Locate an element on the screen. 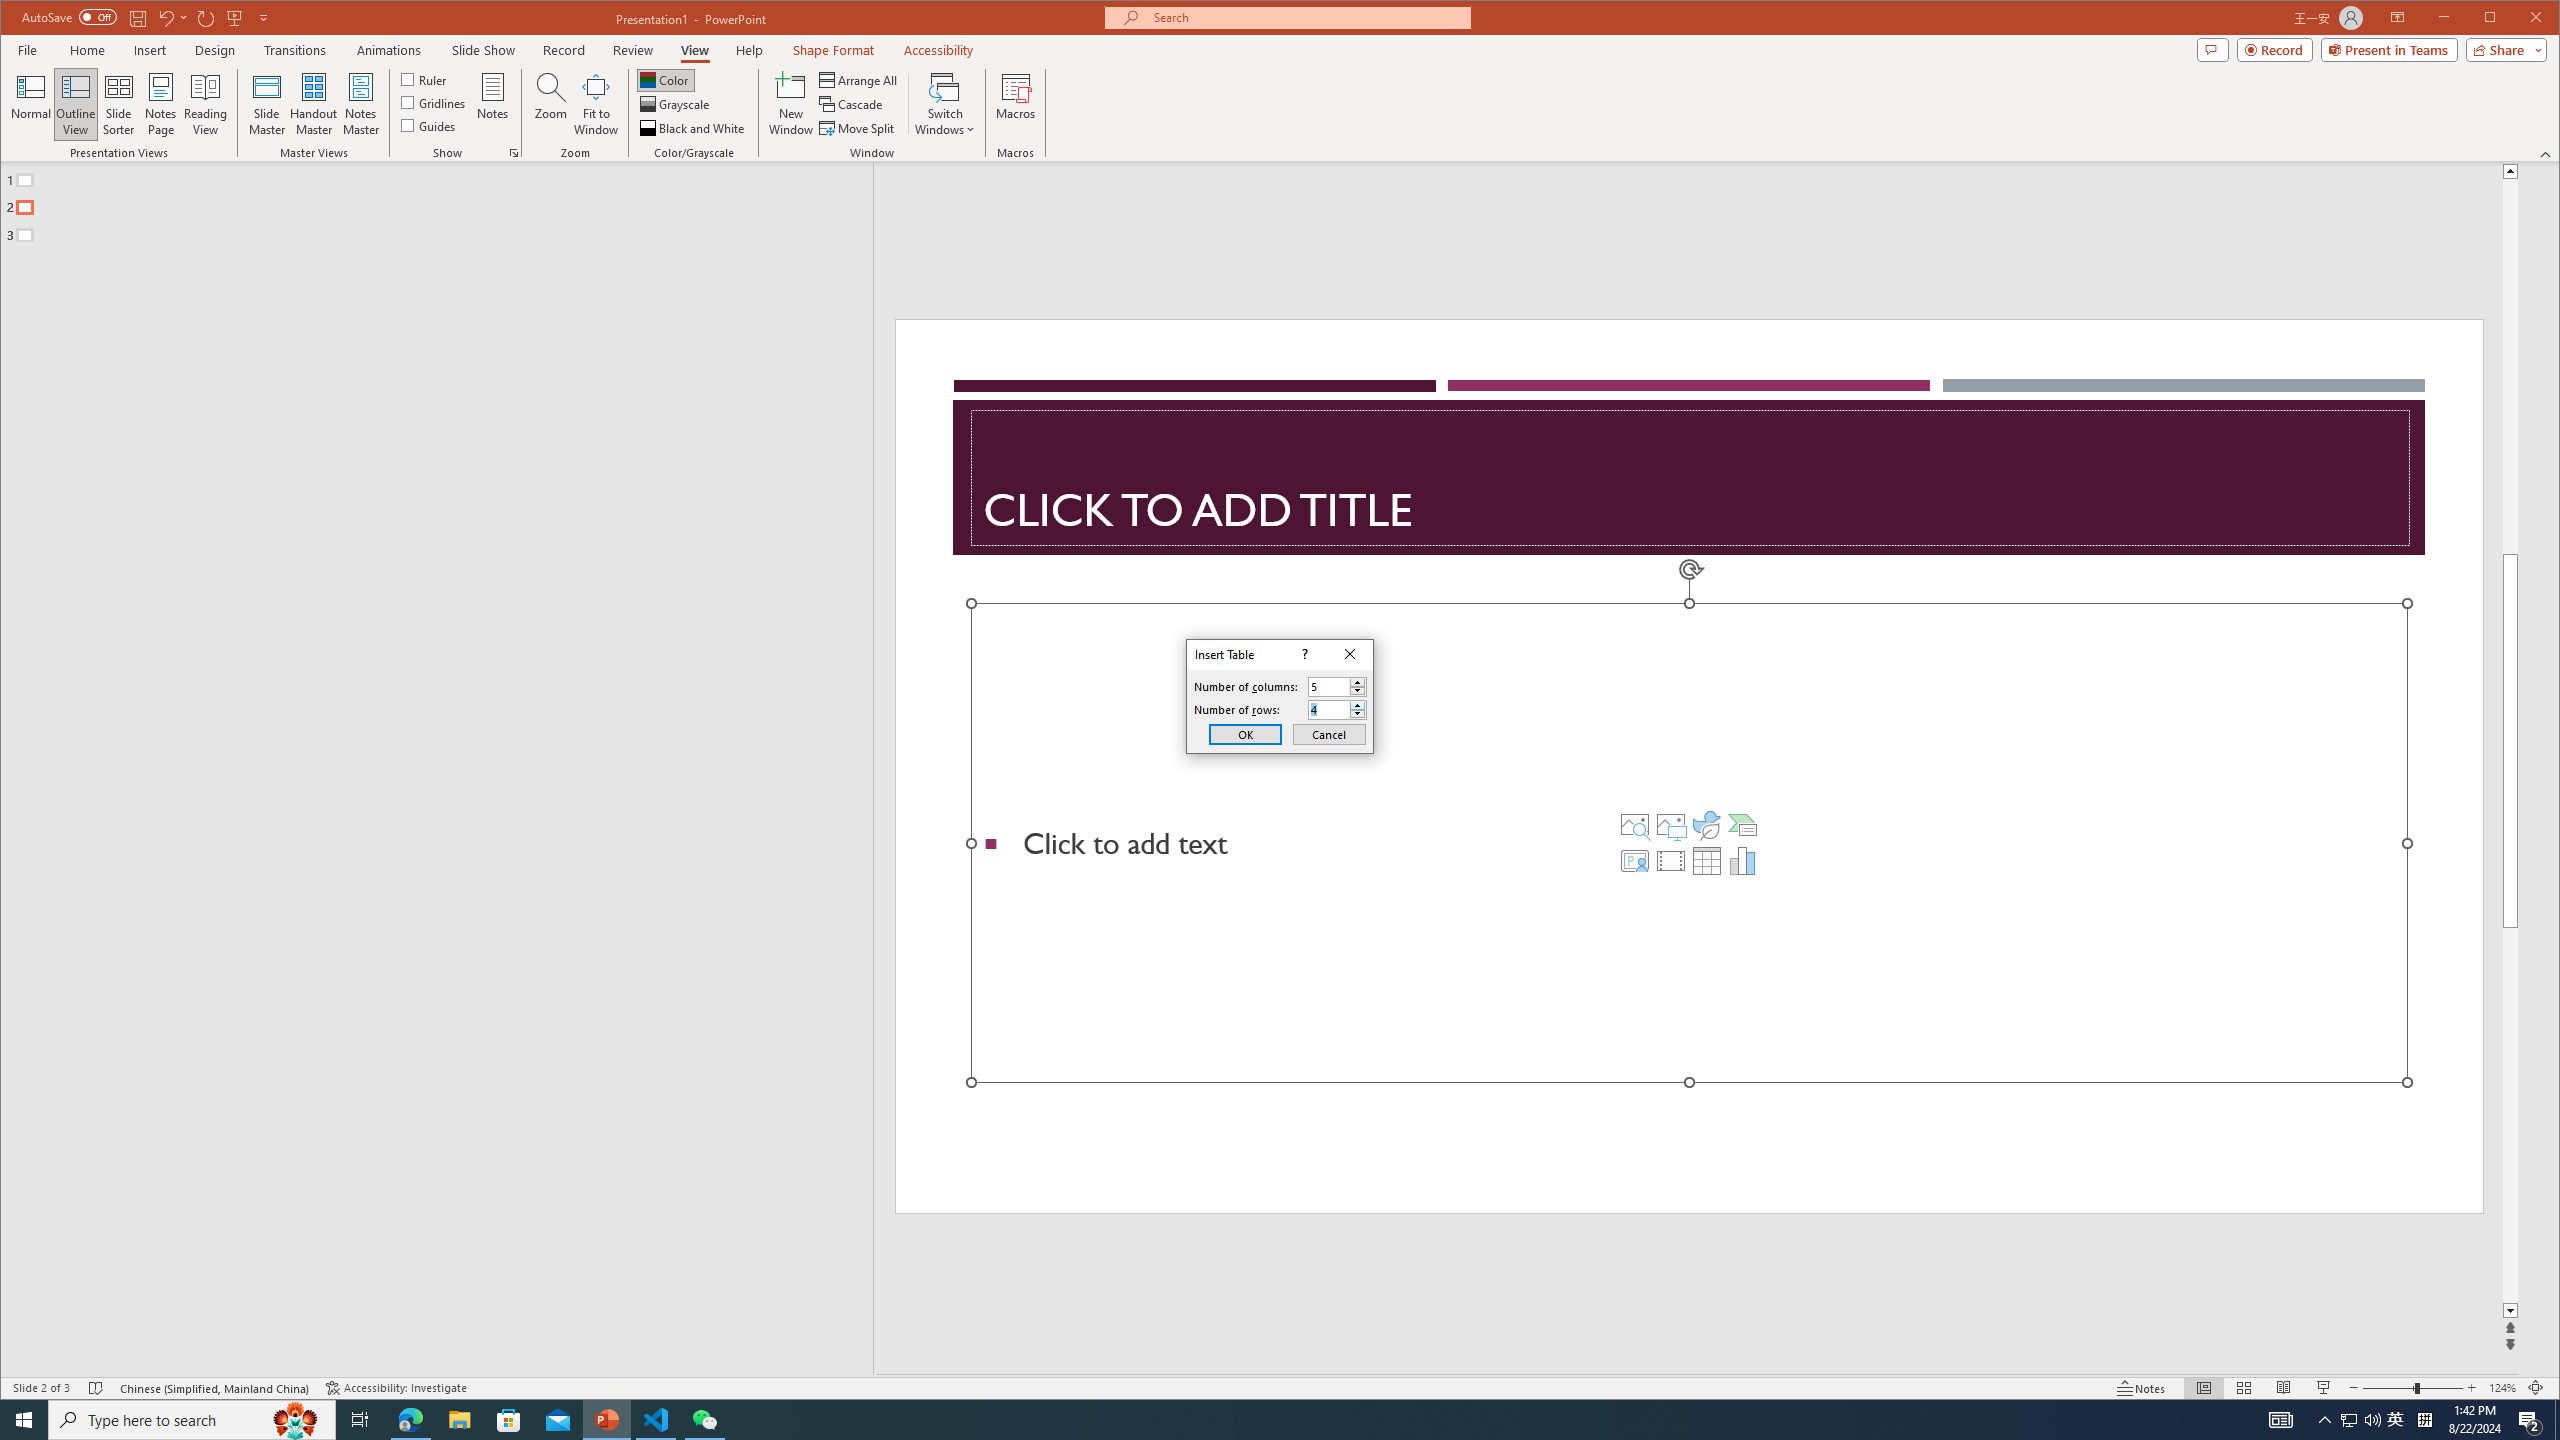 The width and height of the screenshot is (2560, 1440). 'Context help' is located at coordinates (1303, 654).